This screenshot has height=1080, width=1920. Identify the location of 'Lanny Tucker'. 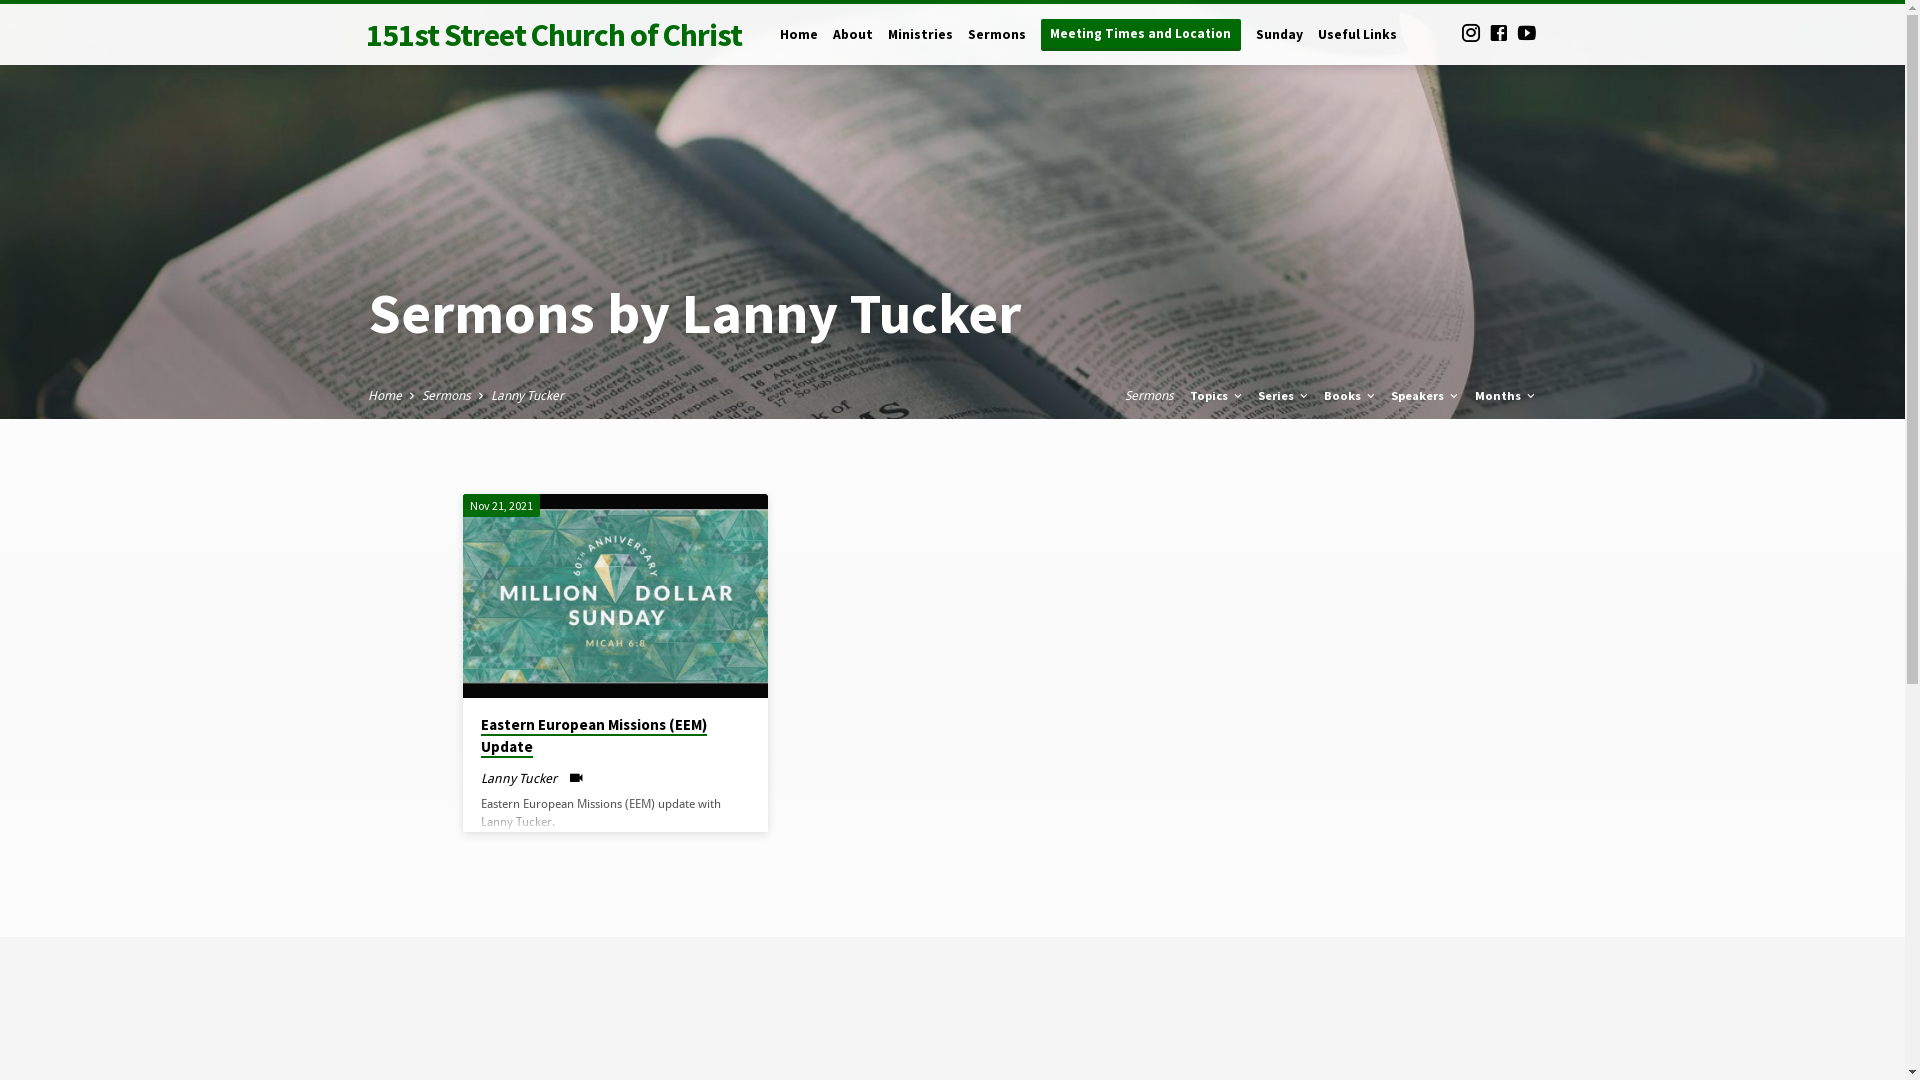
(518, 777).